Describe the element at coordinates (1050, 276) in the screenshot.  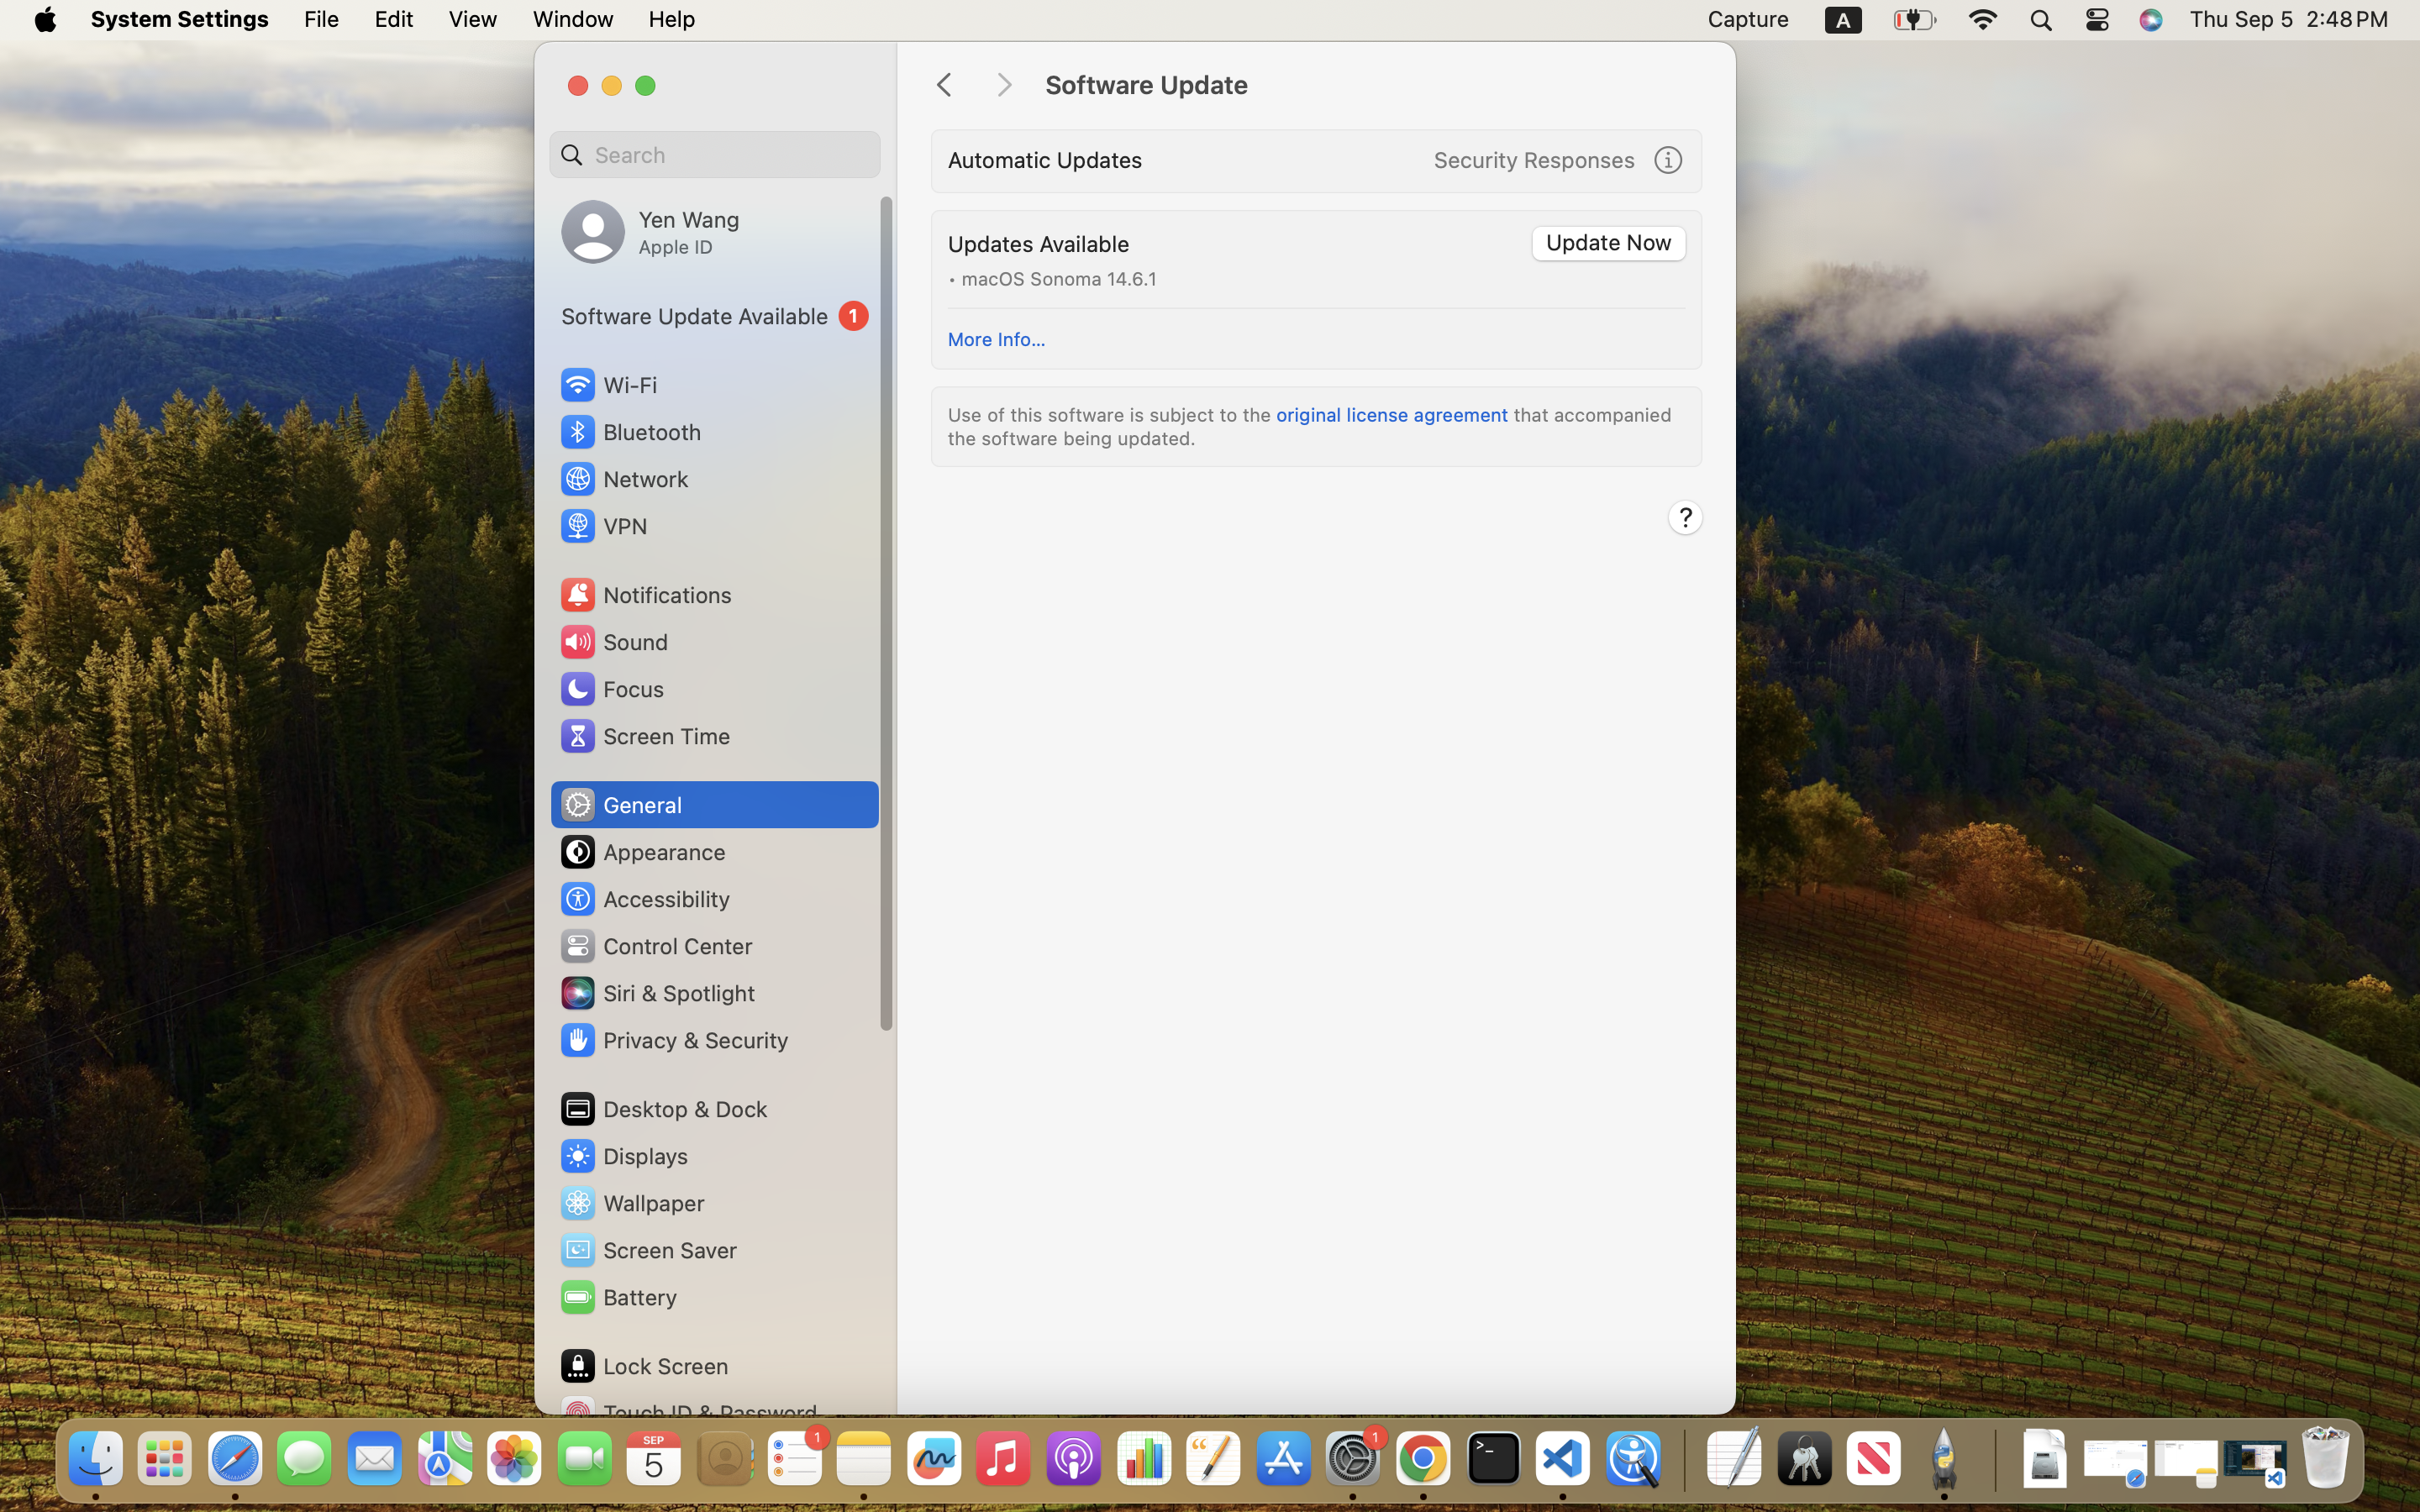
I see `'• macOS Sonoma 14.6.1'` at that location.